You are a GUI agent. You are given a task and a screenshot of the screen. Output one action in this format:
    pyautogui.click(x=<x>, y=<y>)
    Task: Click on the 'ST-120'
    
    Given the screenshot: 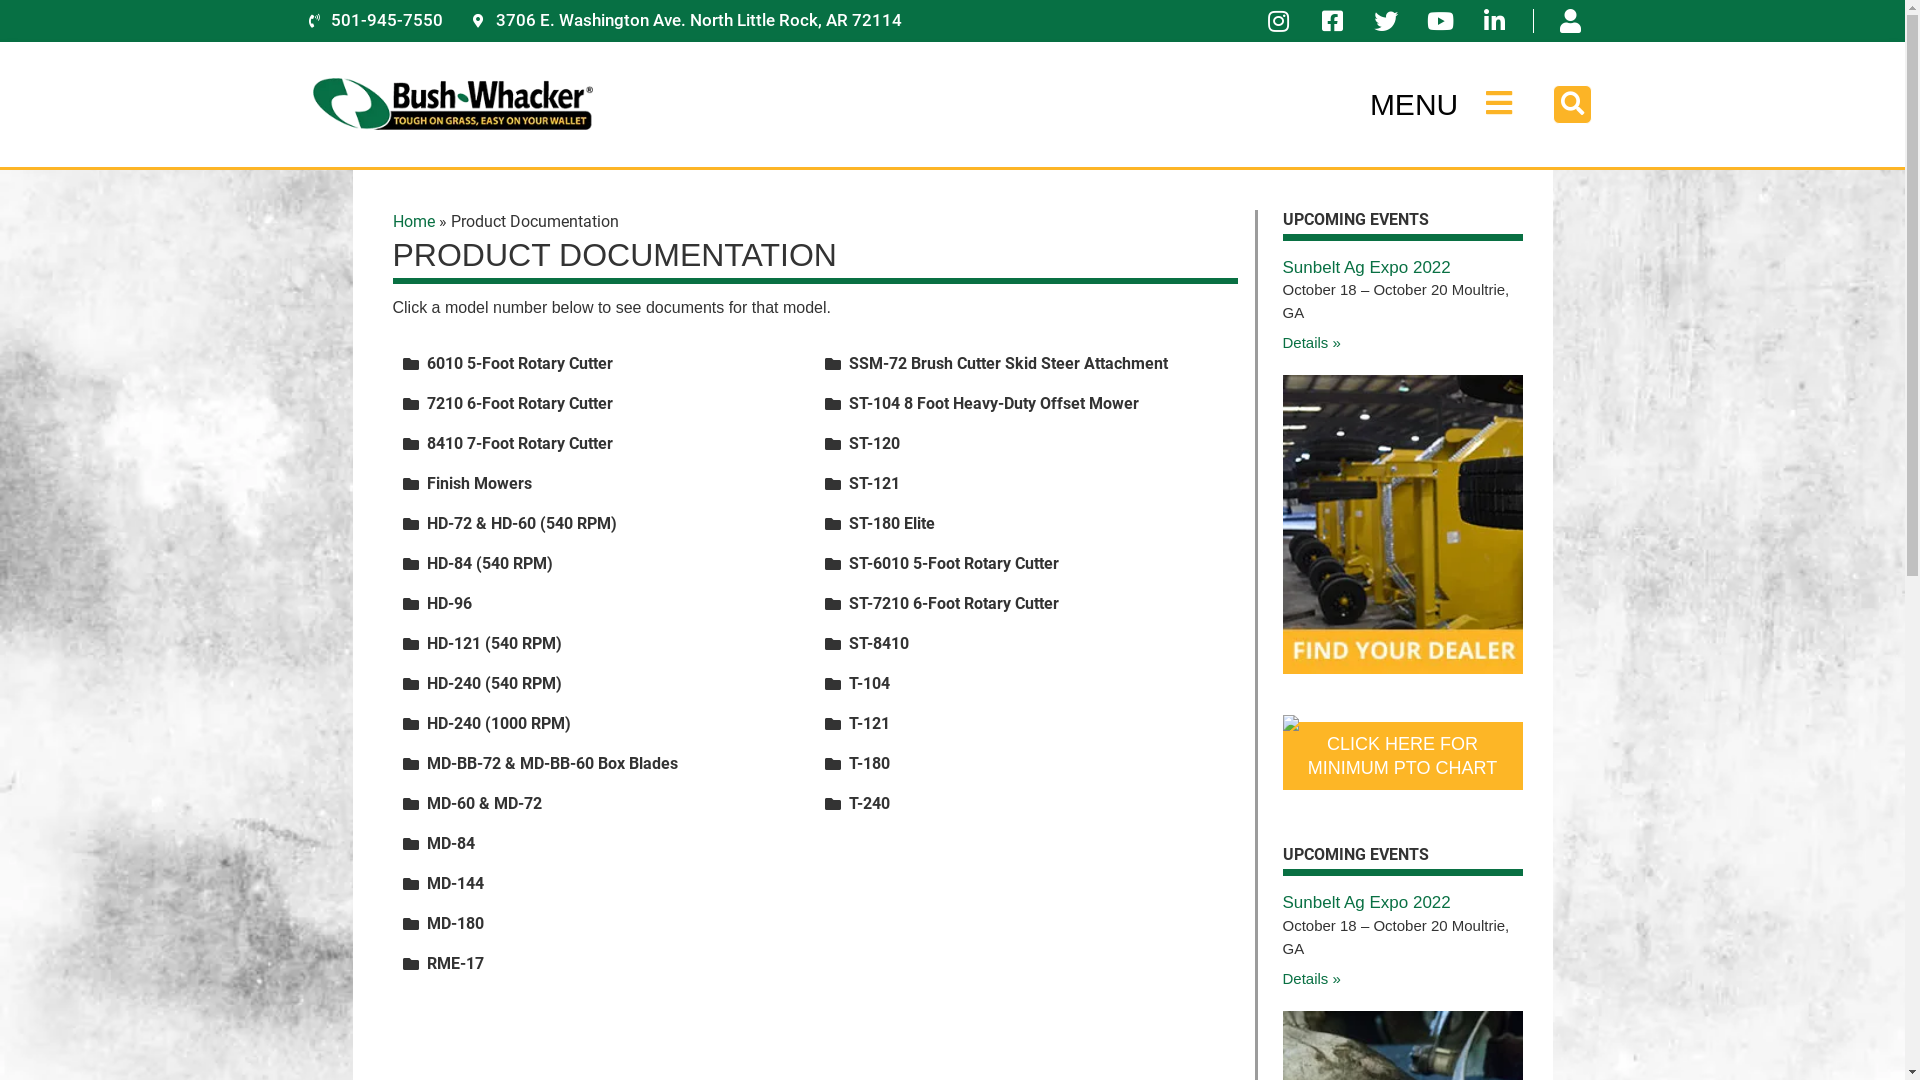 What is the action you would take?
    pyautogui.click(x=874, y=442)
    